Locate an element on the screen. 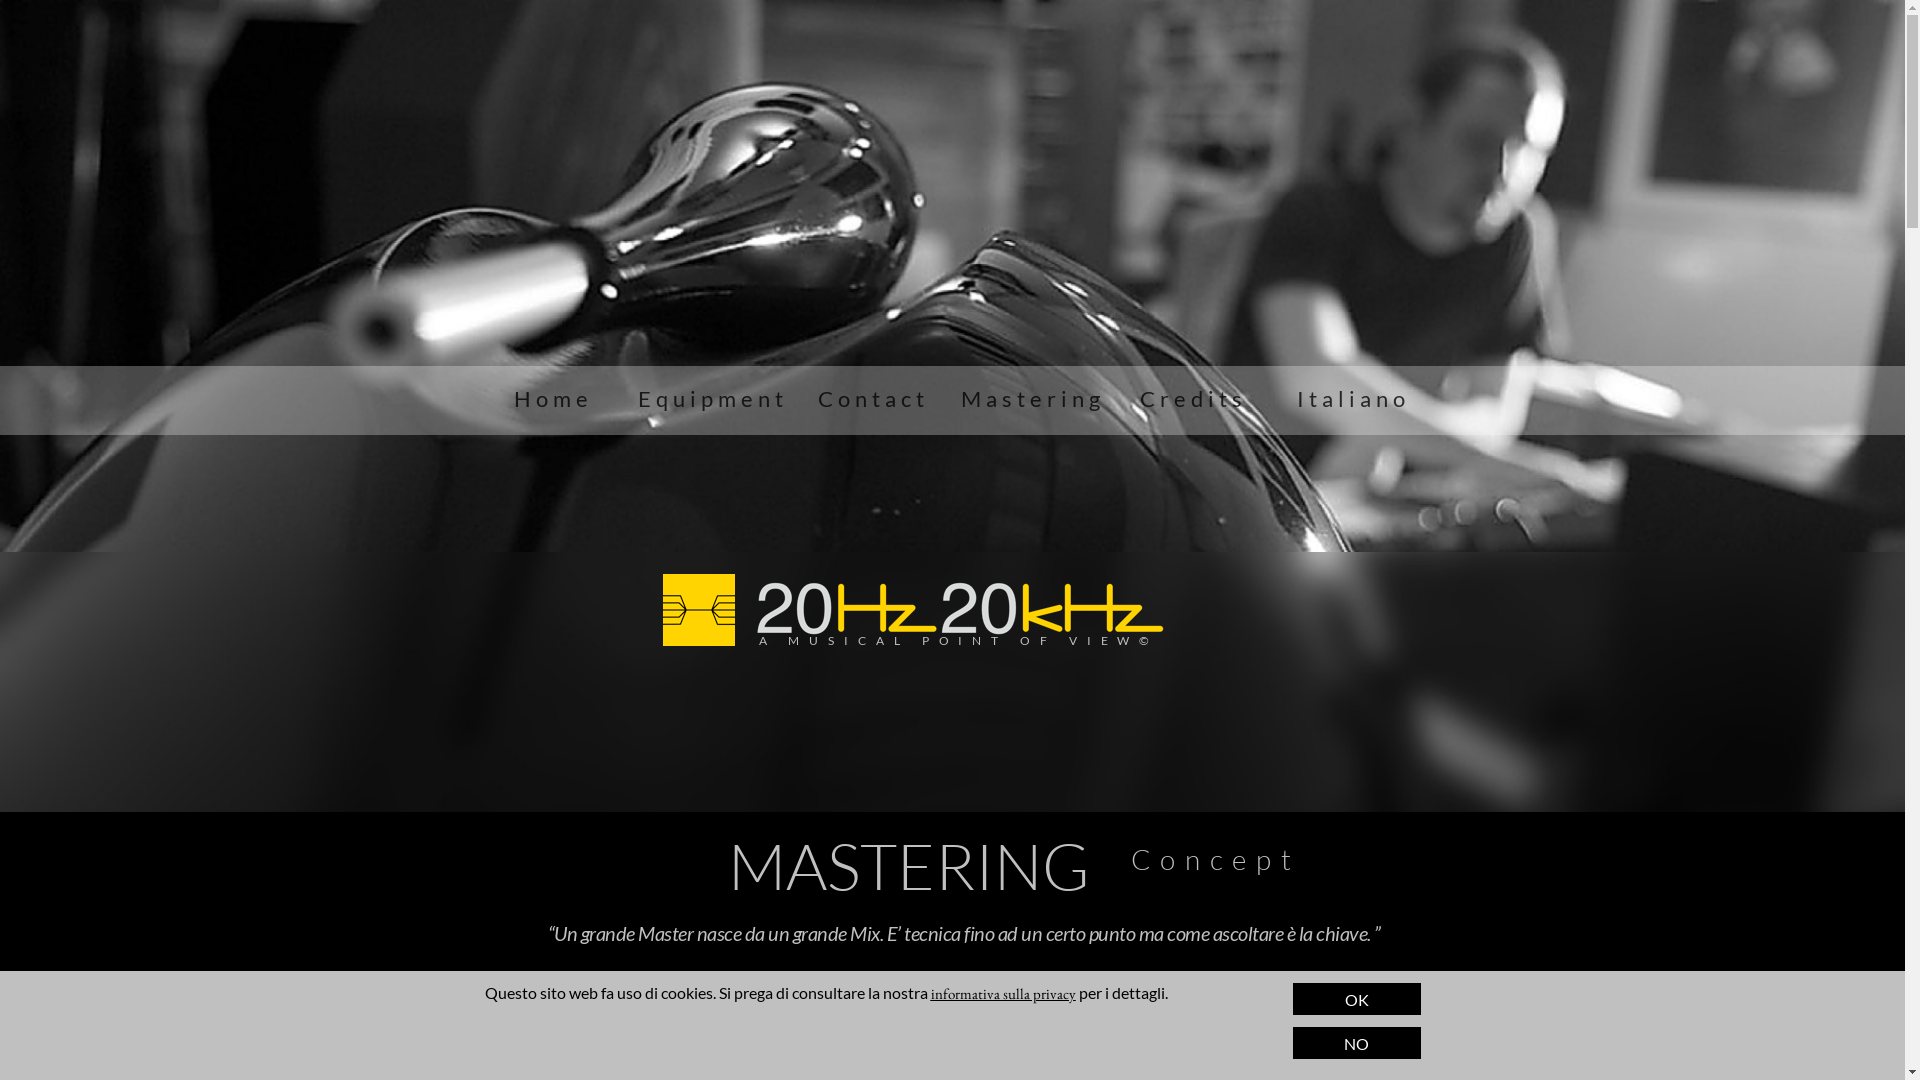  'informativa sulla privacy' is located at coordinates (1002, 993).